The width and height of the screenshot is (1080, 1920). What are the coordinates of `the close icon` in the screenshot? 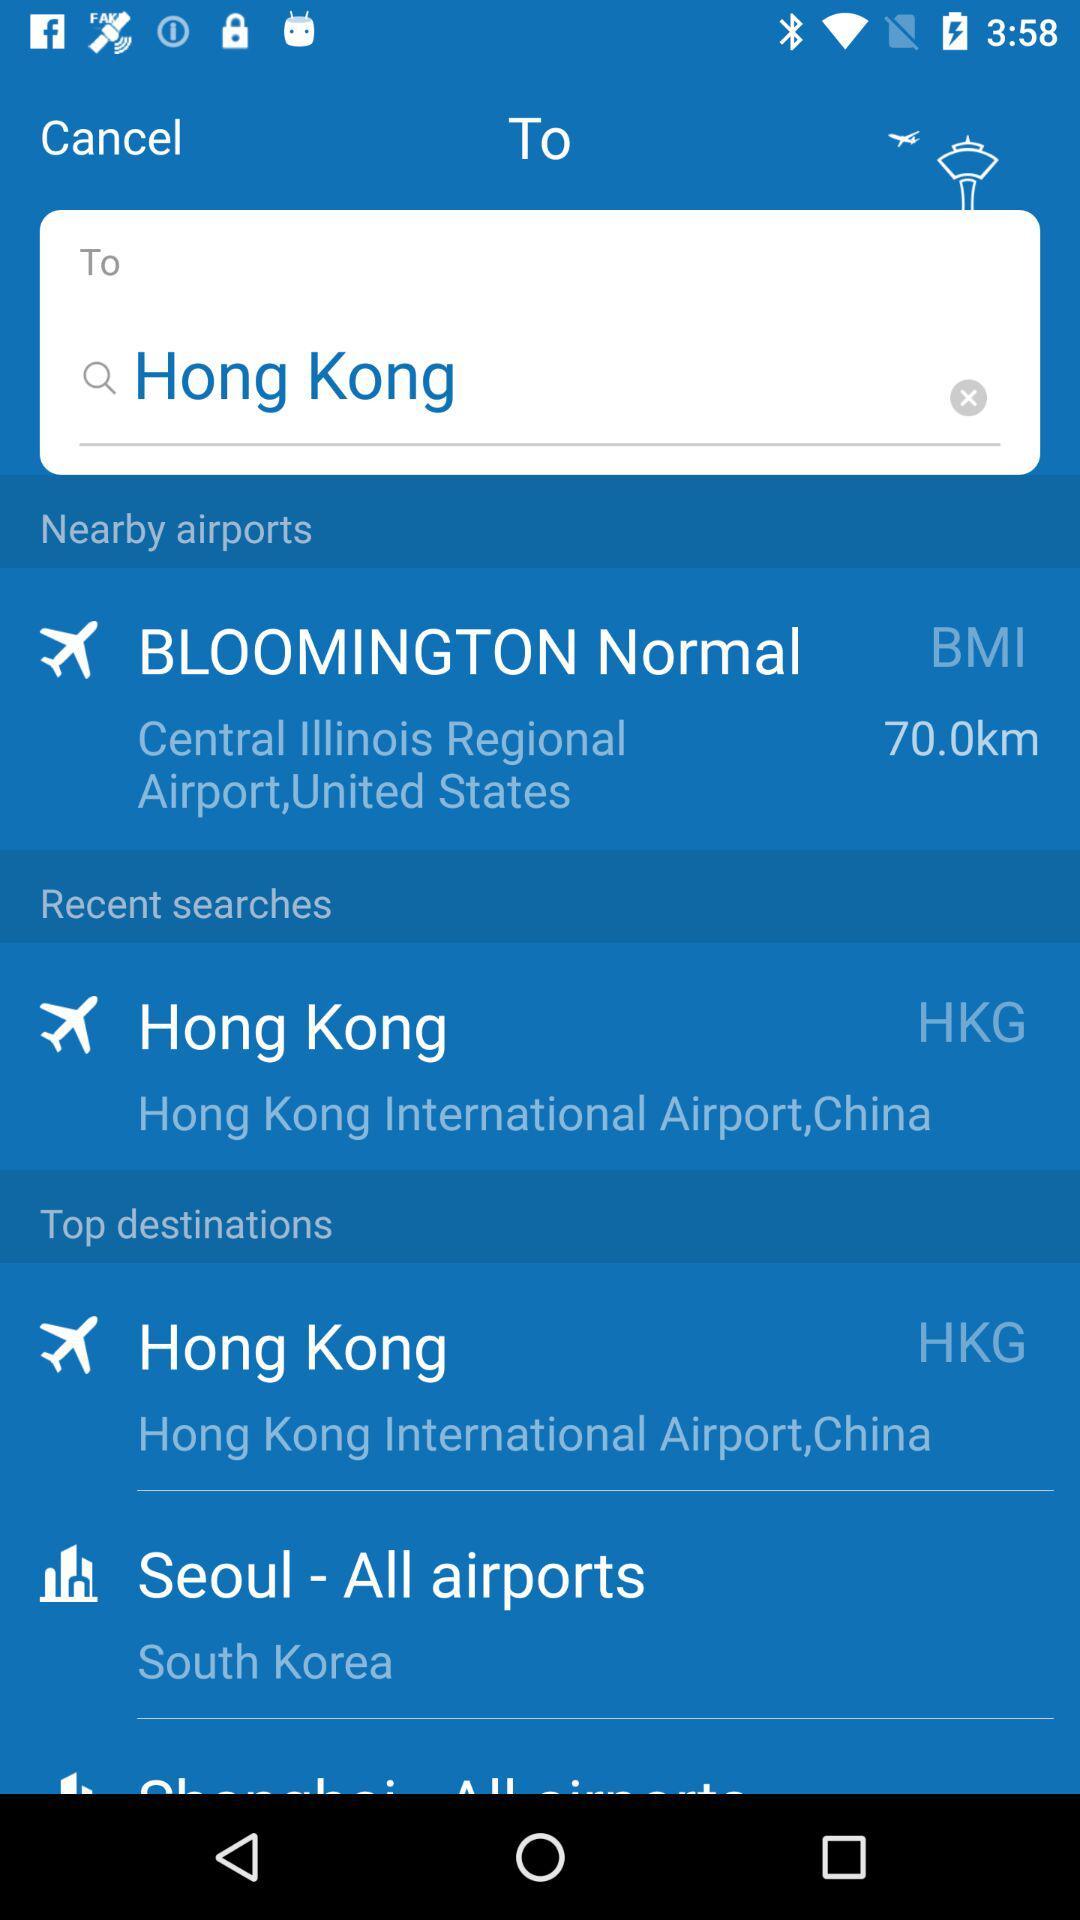 It's located at (967, 397).